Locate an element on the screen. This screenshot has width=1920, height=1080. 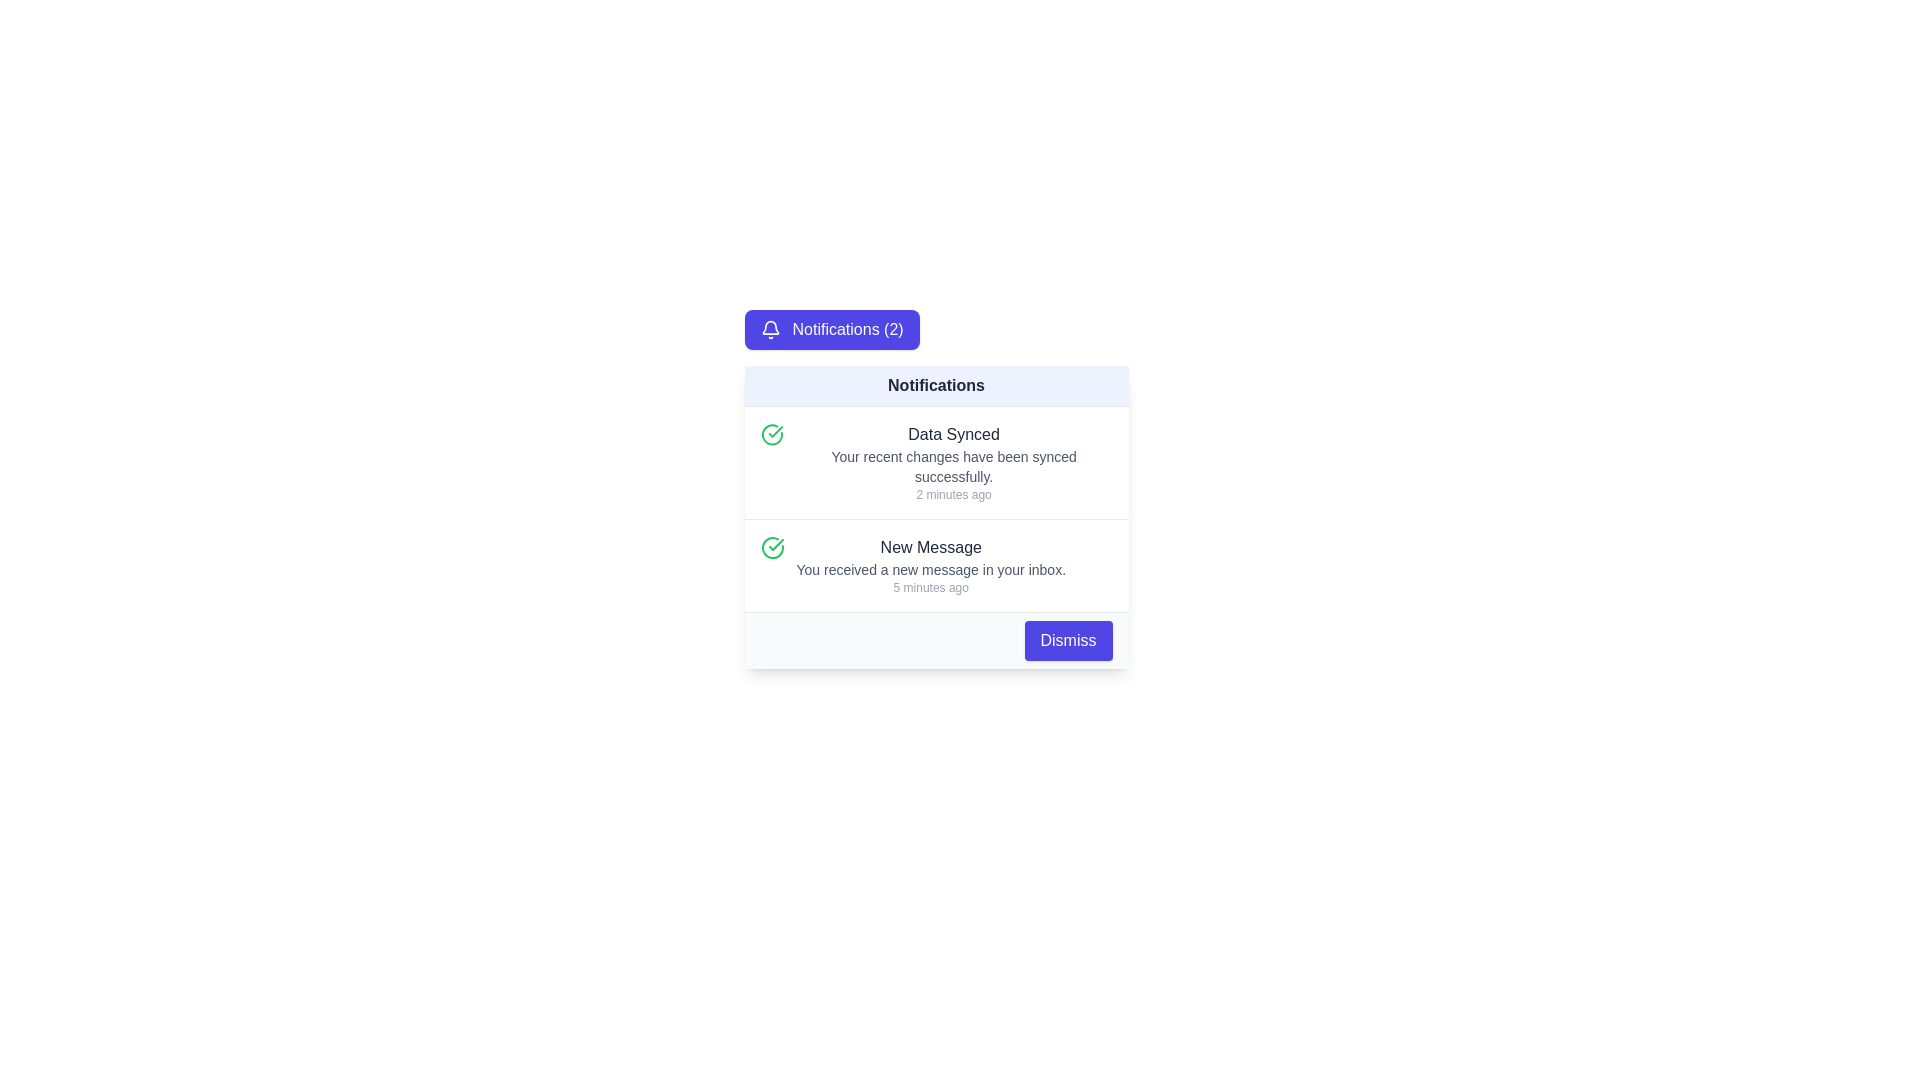
the text label indicating the time elapsed since the notification's event occurred, which is located under the message 'Your recent changes have been synced successfully.' is located at coordinates (953, 494).